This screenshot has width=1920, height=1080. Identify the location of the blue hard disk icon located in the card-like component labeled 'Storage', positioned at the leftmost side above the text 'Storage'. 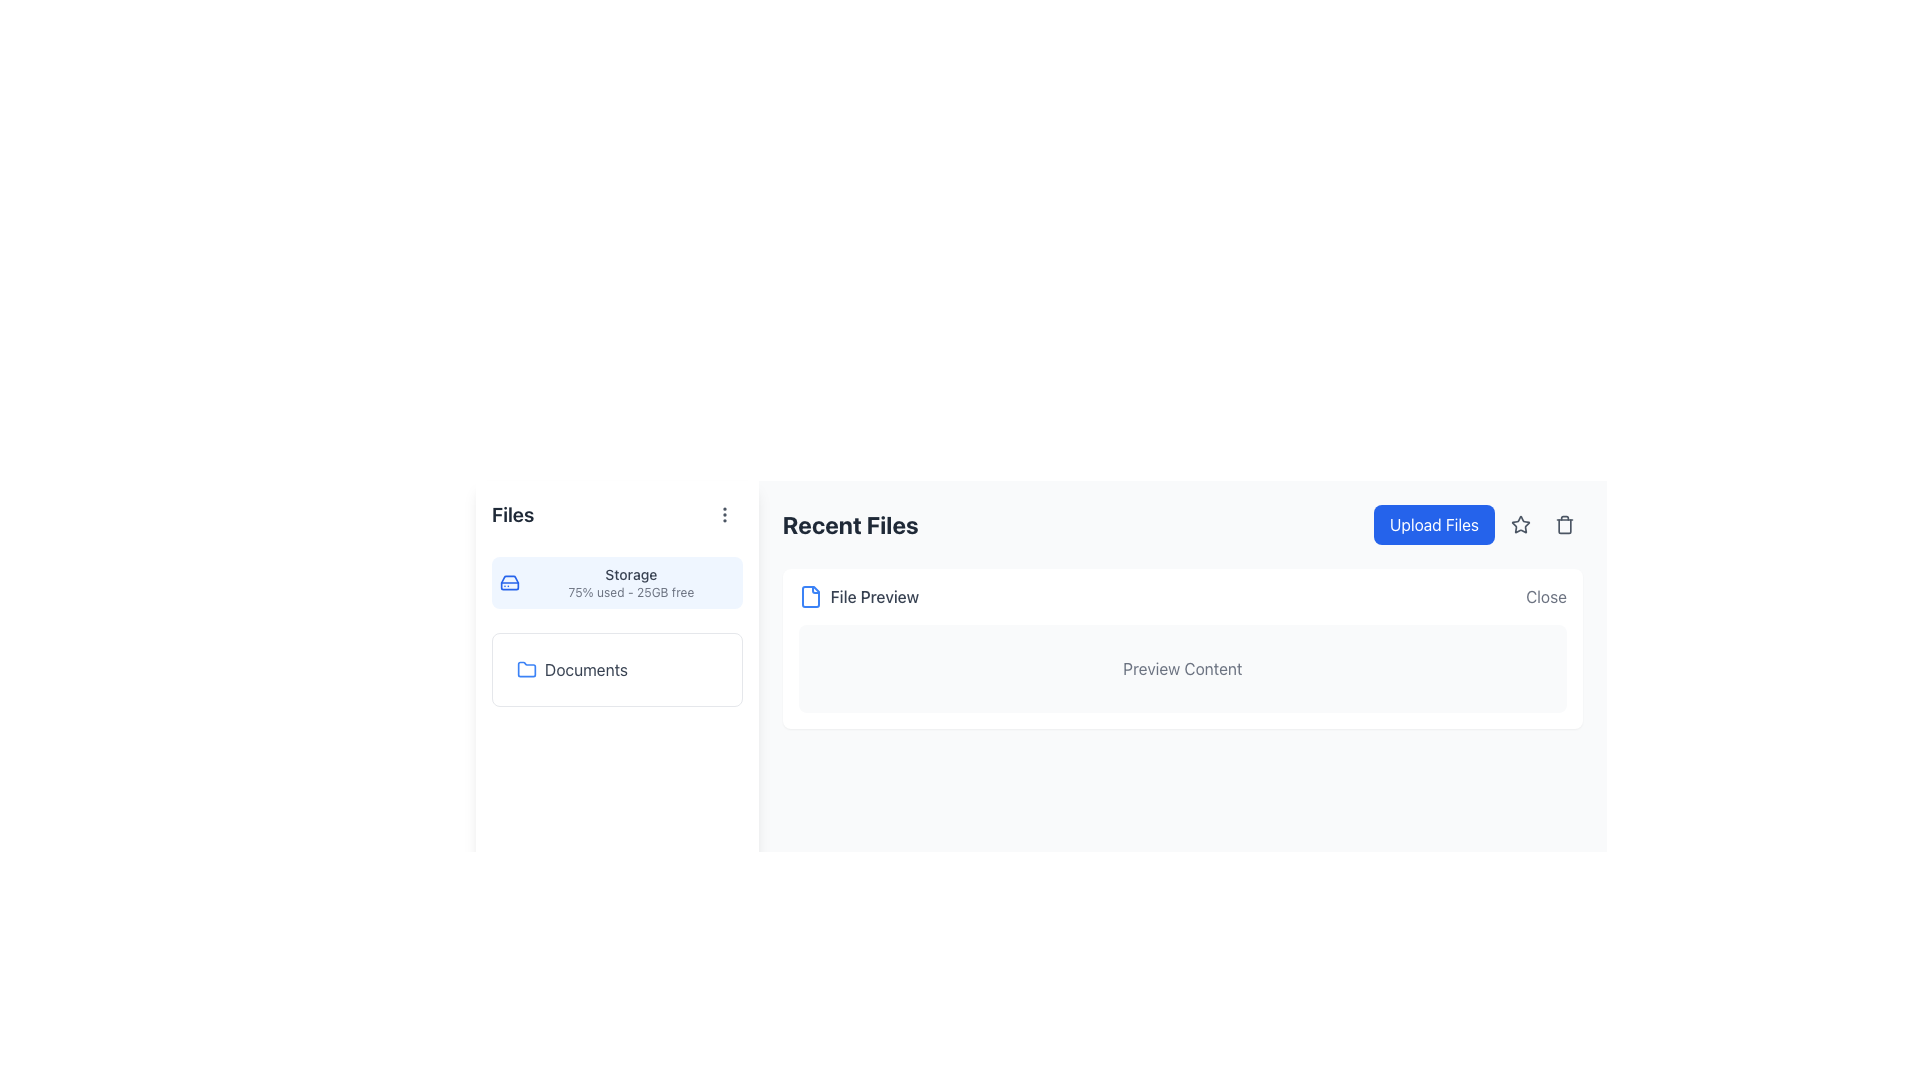
(509, 582).